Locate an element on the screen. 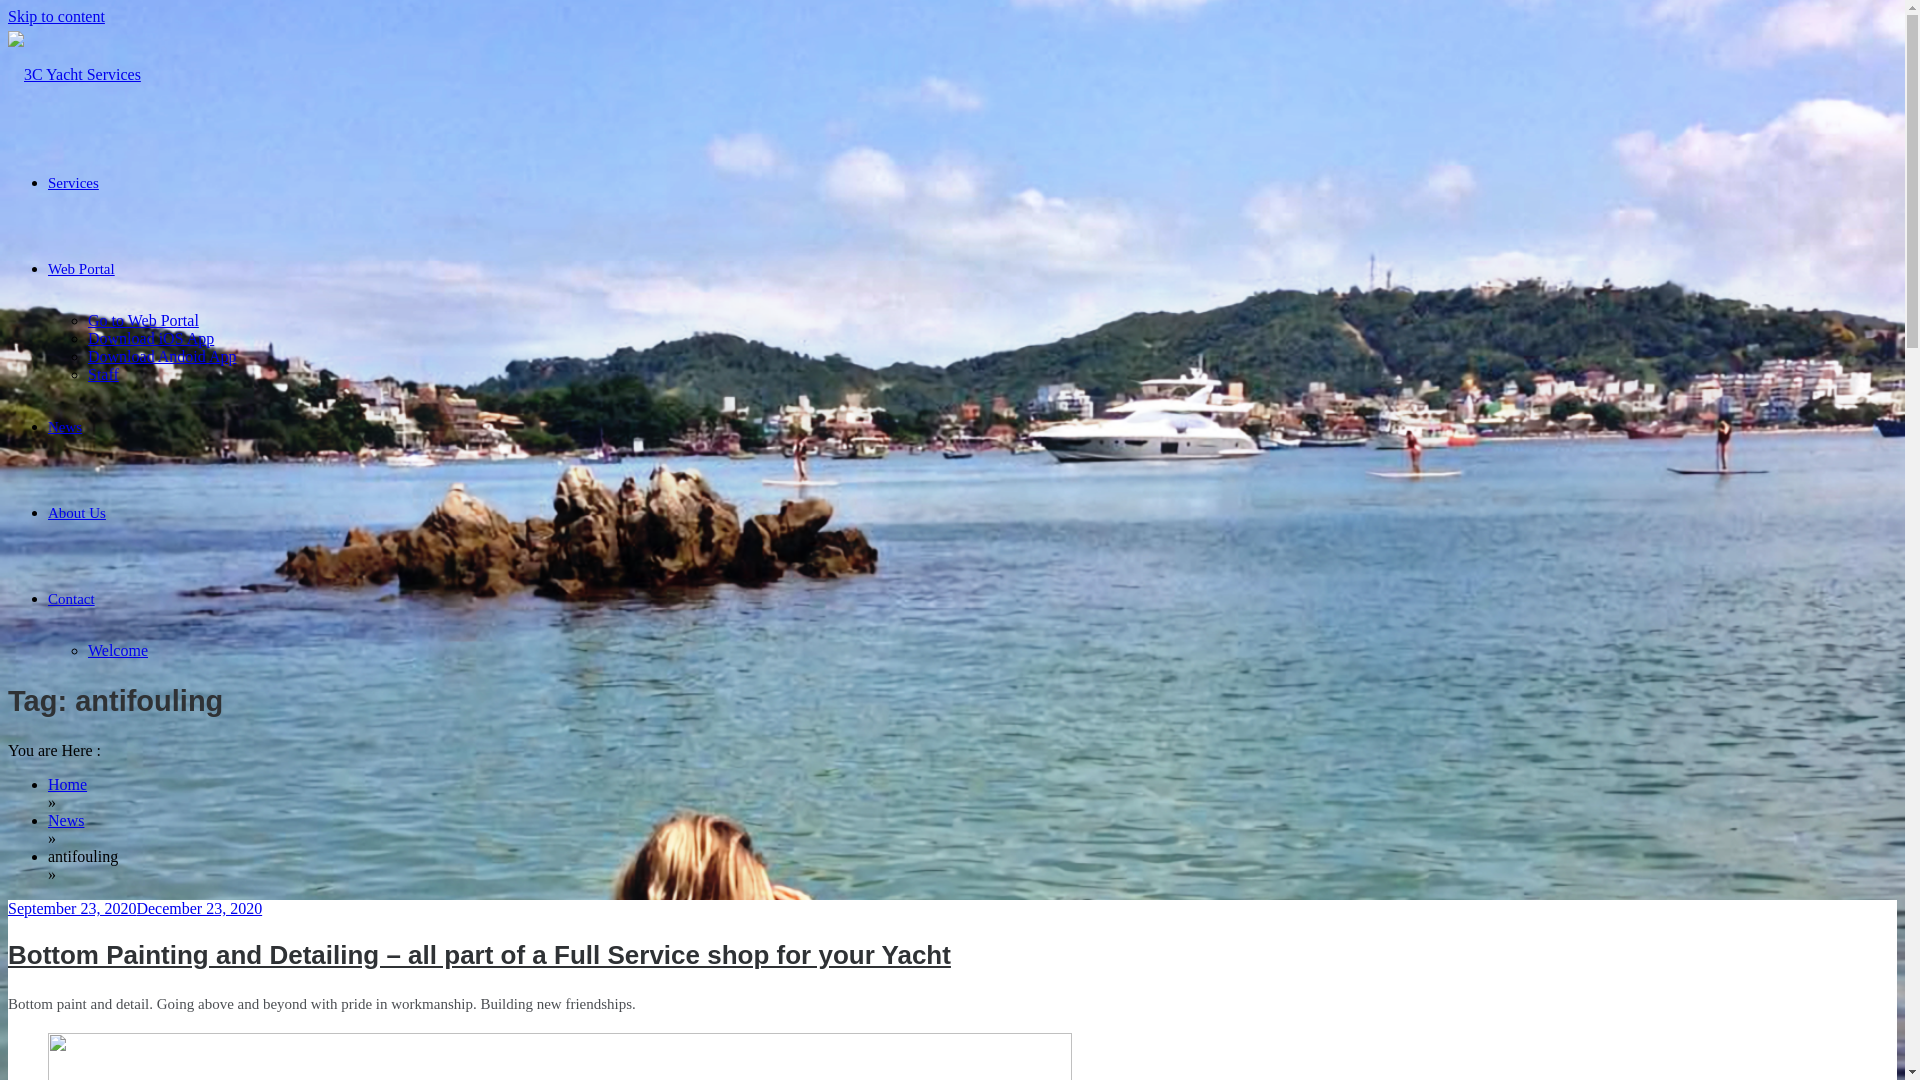 The width and height of the screenshot is (1920, 1080). 'Contact' is located at coordinates (71, 597).